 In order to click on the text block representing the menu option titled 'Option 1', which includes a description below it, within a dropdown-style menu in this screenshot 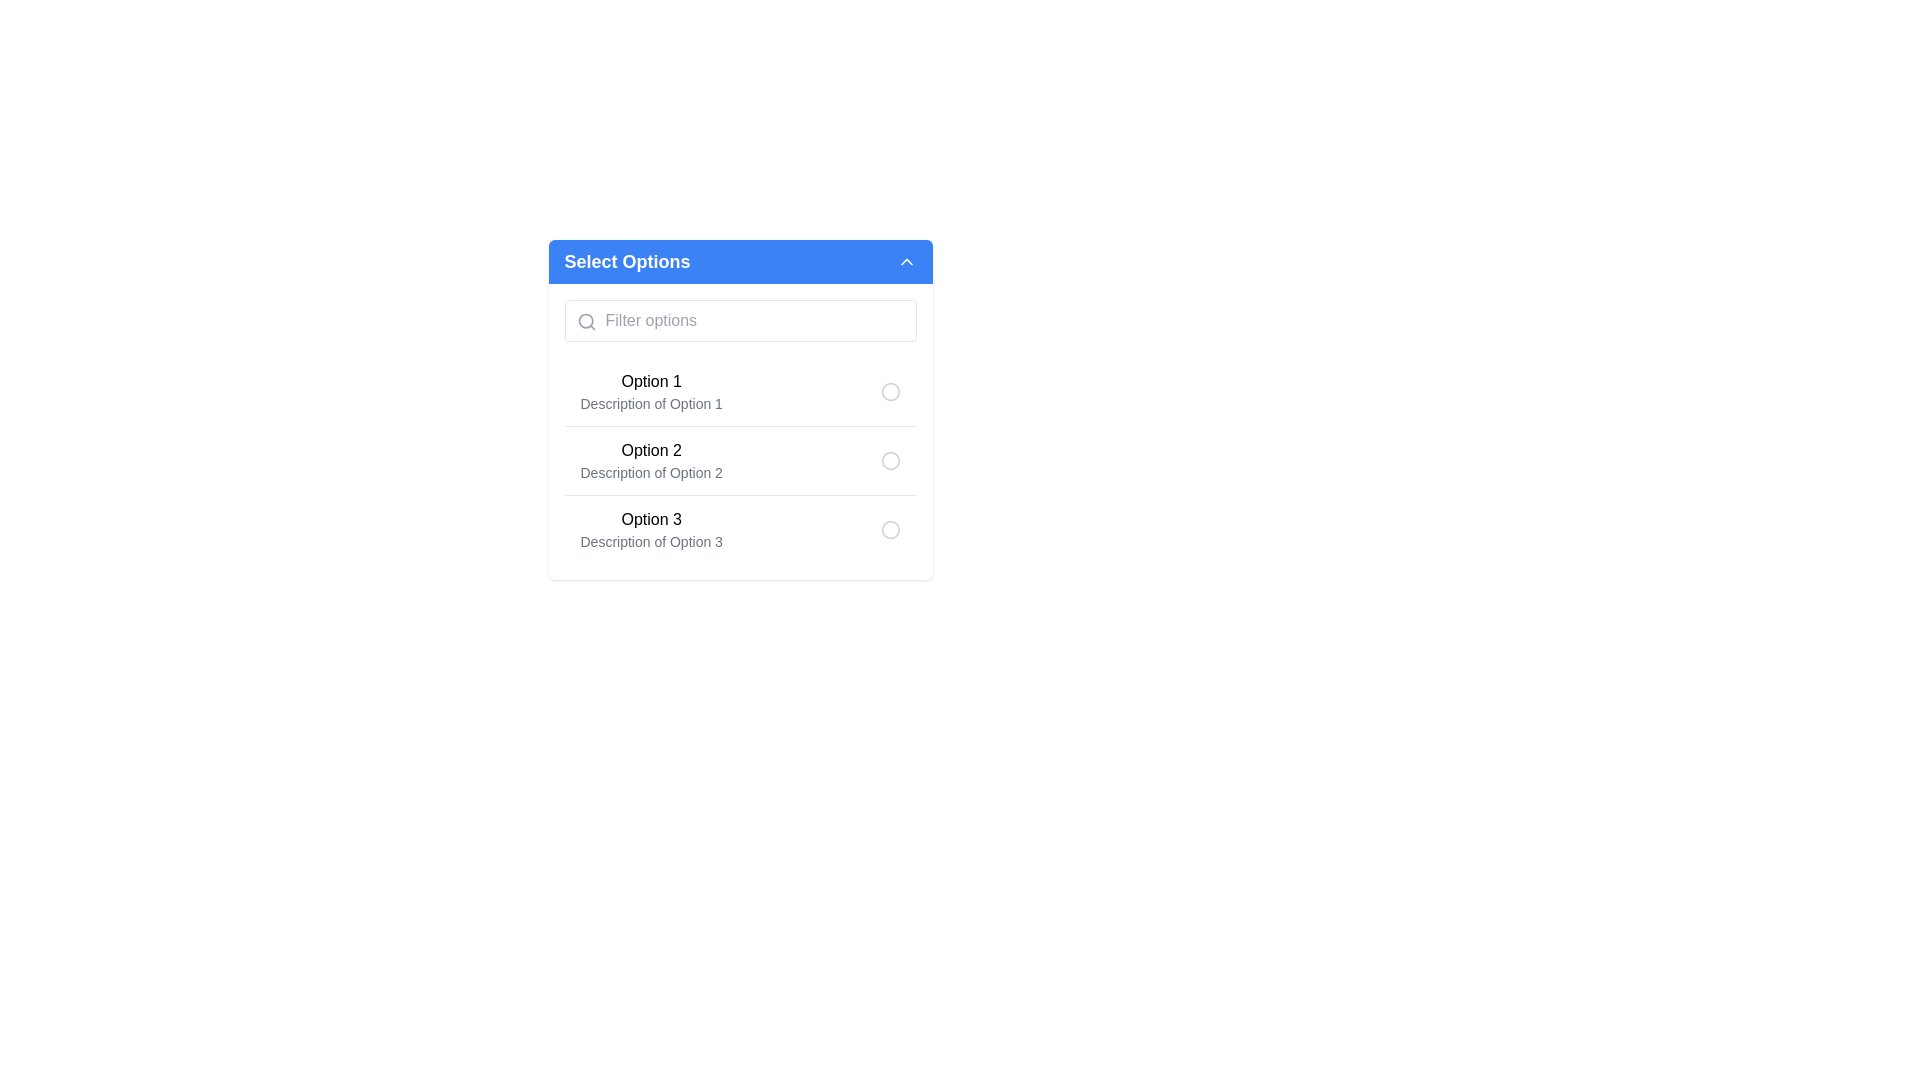, I will do `click(651, 392)`.